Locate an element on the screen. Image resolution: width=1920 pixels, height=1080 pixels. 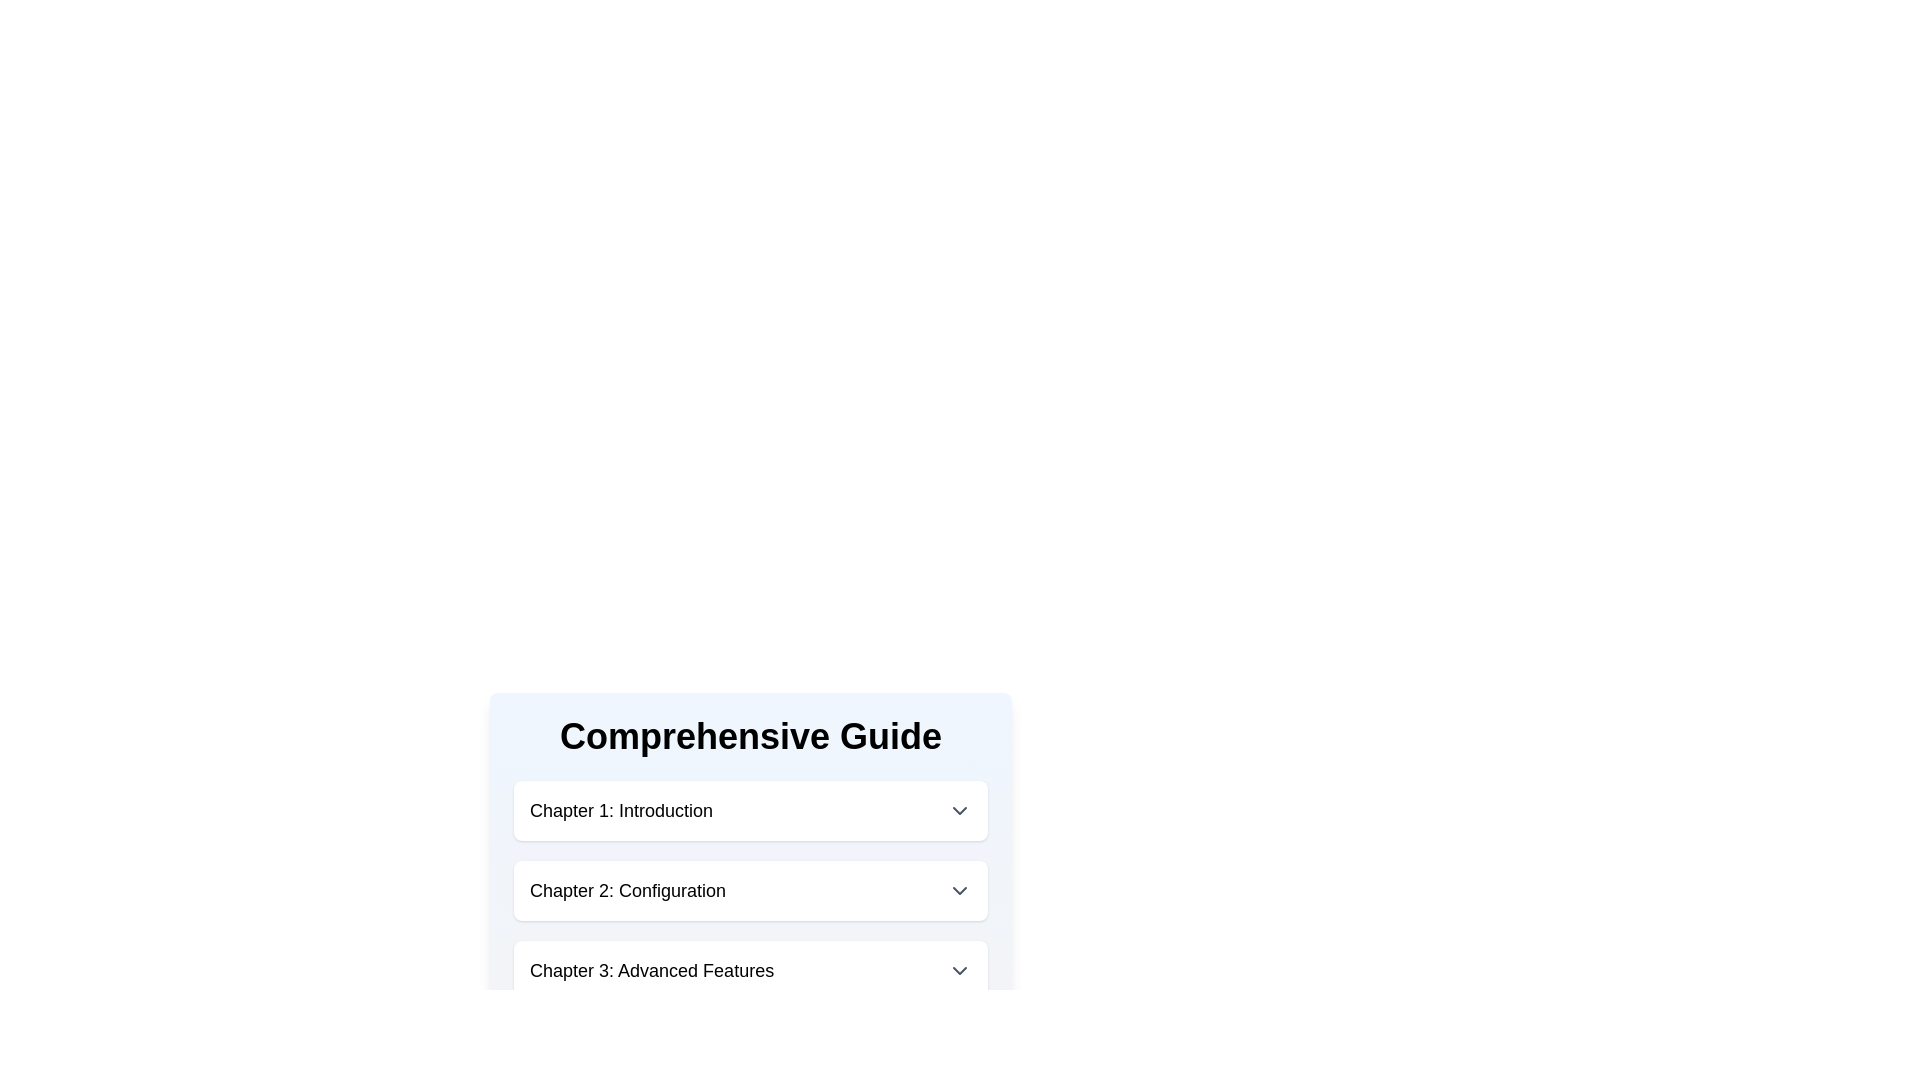
the expandable list item that toggles the visibility of content related to 'Chapter 1: Introduction' within the 'Comprehensive Guide' section is located at coordinates (749, 810).